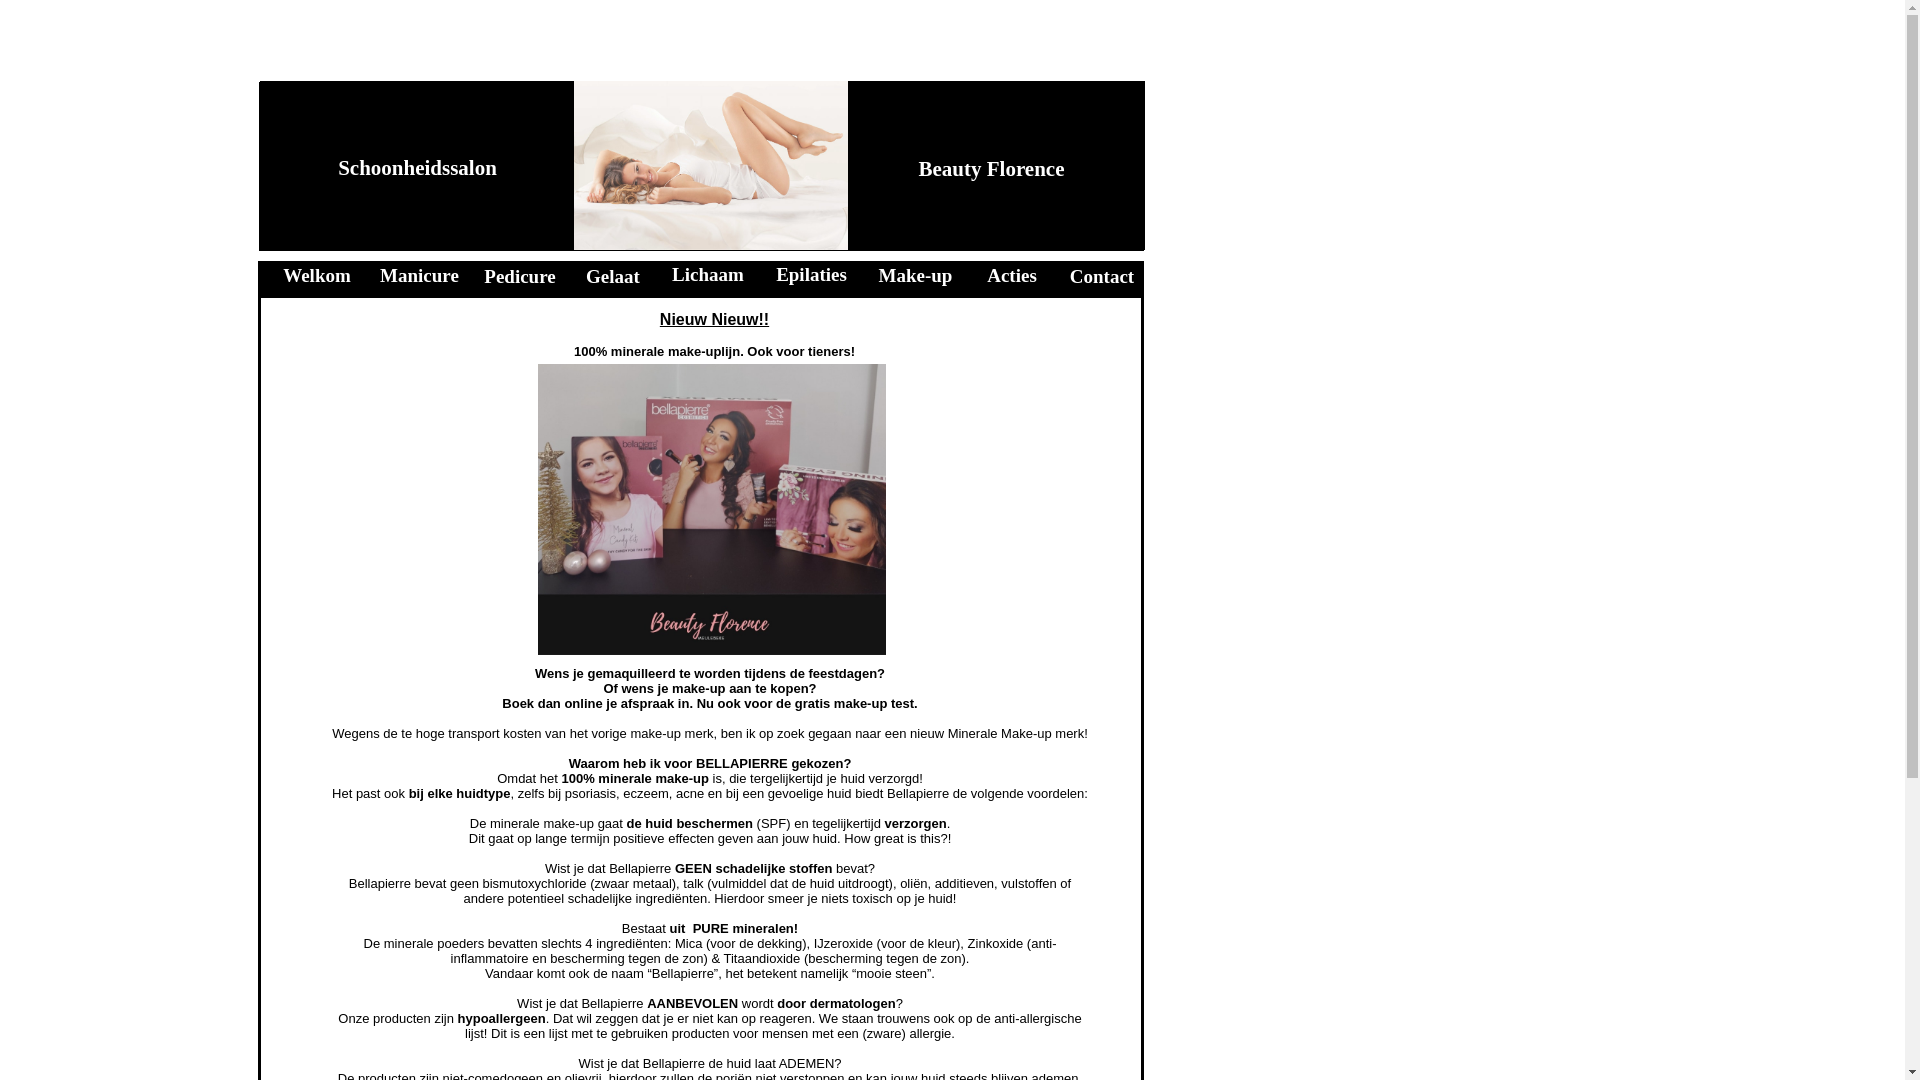  Describe the element at coordinates (1012, 275) in the screenshot. I see `'Acties'` at that location.